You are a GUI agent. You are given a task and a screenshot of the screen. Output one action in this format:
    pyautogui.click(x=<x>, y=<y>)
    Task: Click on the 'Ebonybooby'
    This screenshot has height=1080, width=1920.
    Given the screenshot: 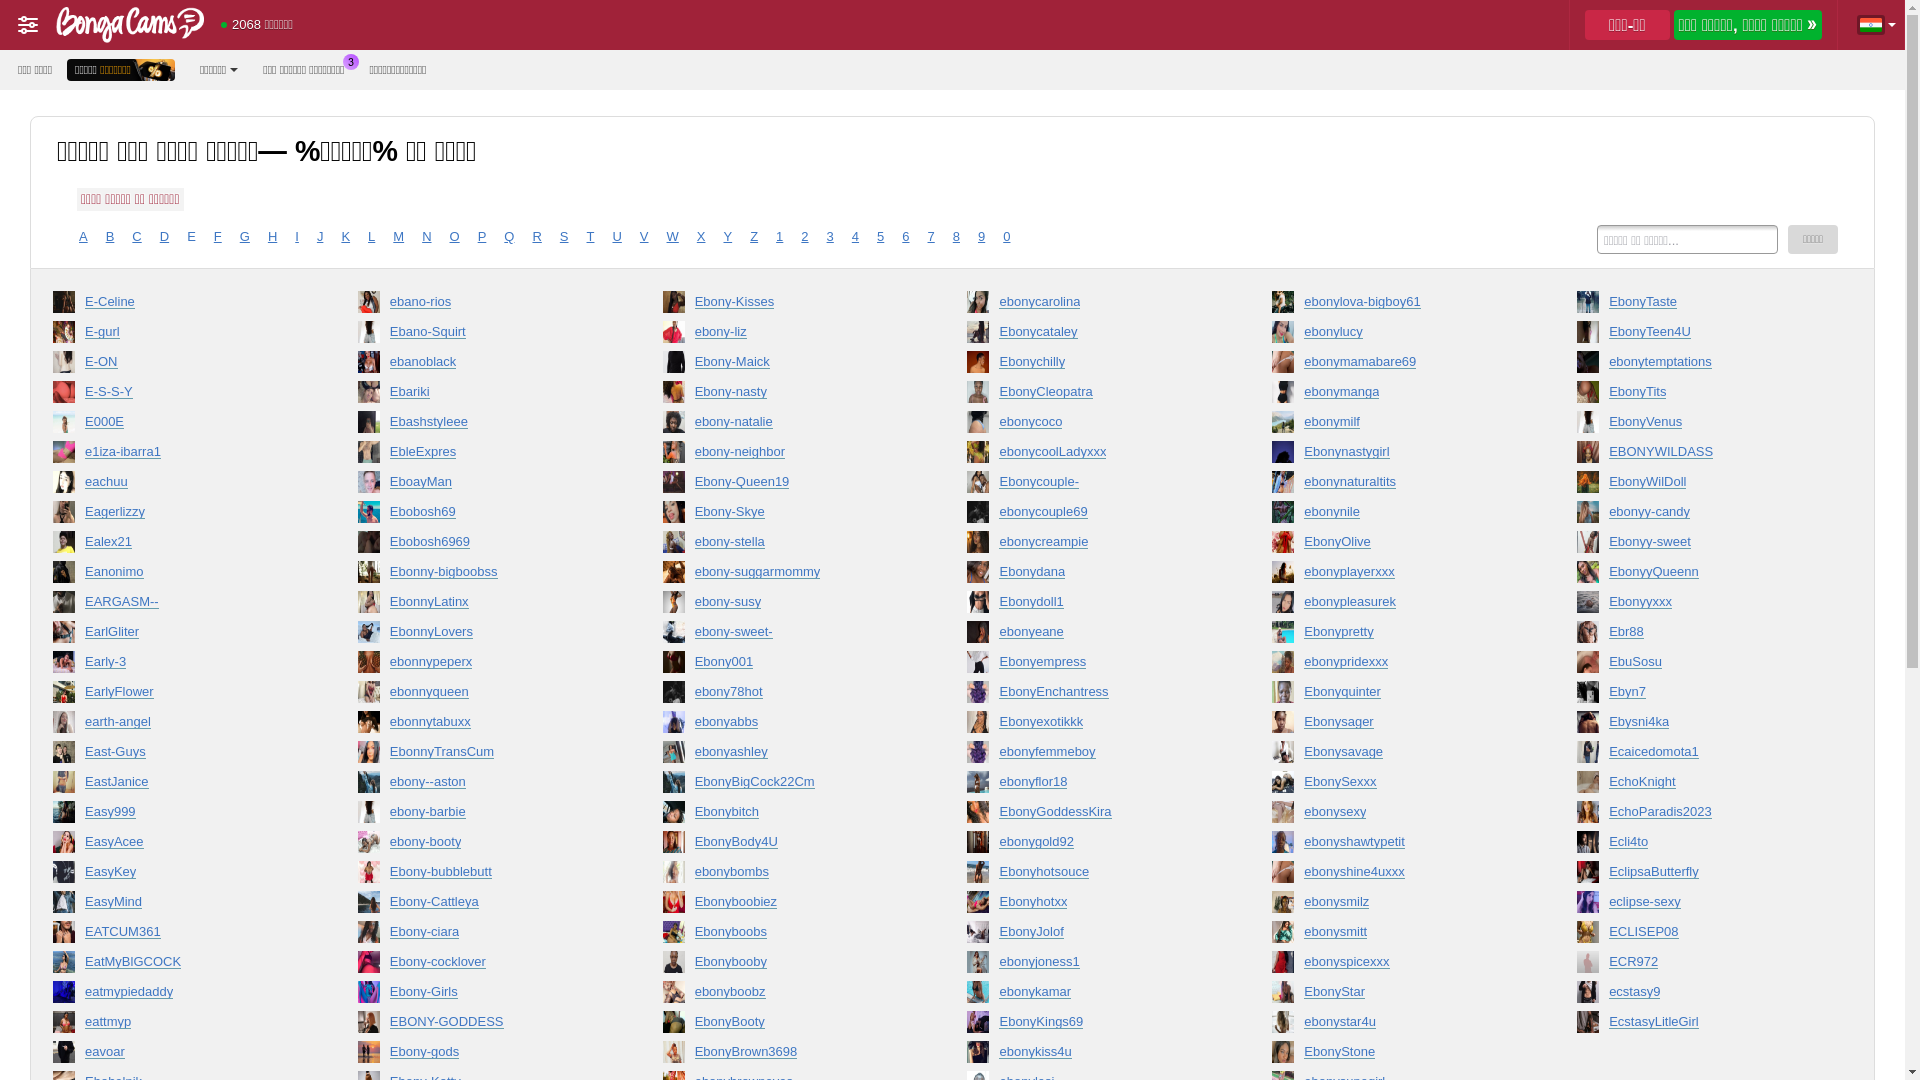 What is the action you would take?
    pyautogui.click(x=662, y=964)
    